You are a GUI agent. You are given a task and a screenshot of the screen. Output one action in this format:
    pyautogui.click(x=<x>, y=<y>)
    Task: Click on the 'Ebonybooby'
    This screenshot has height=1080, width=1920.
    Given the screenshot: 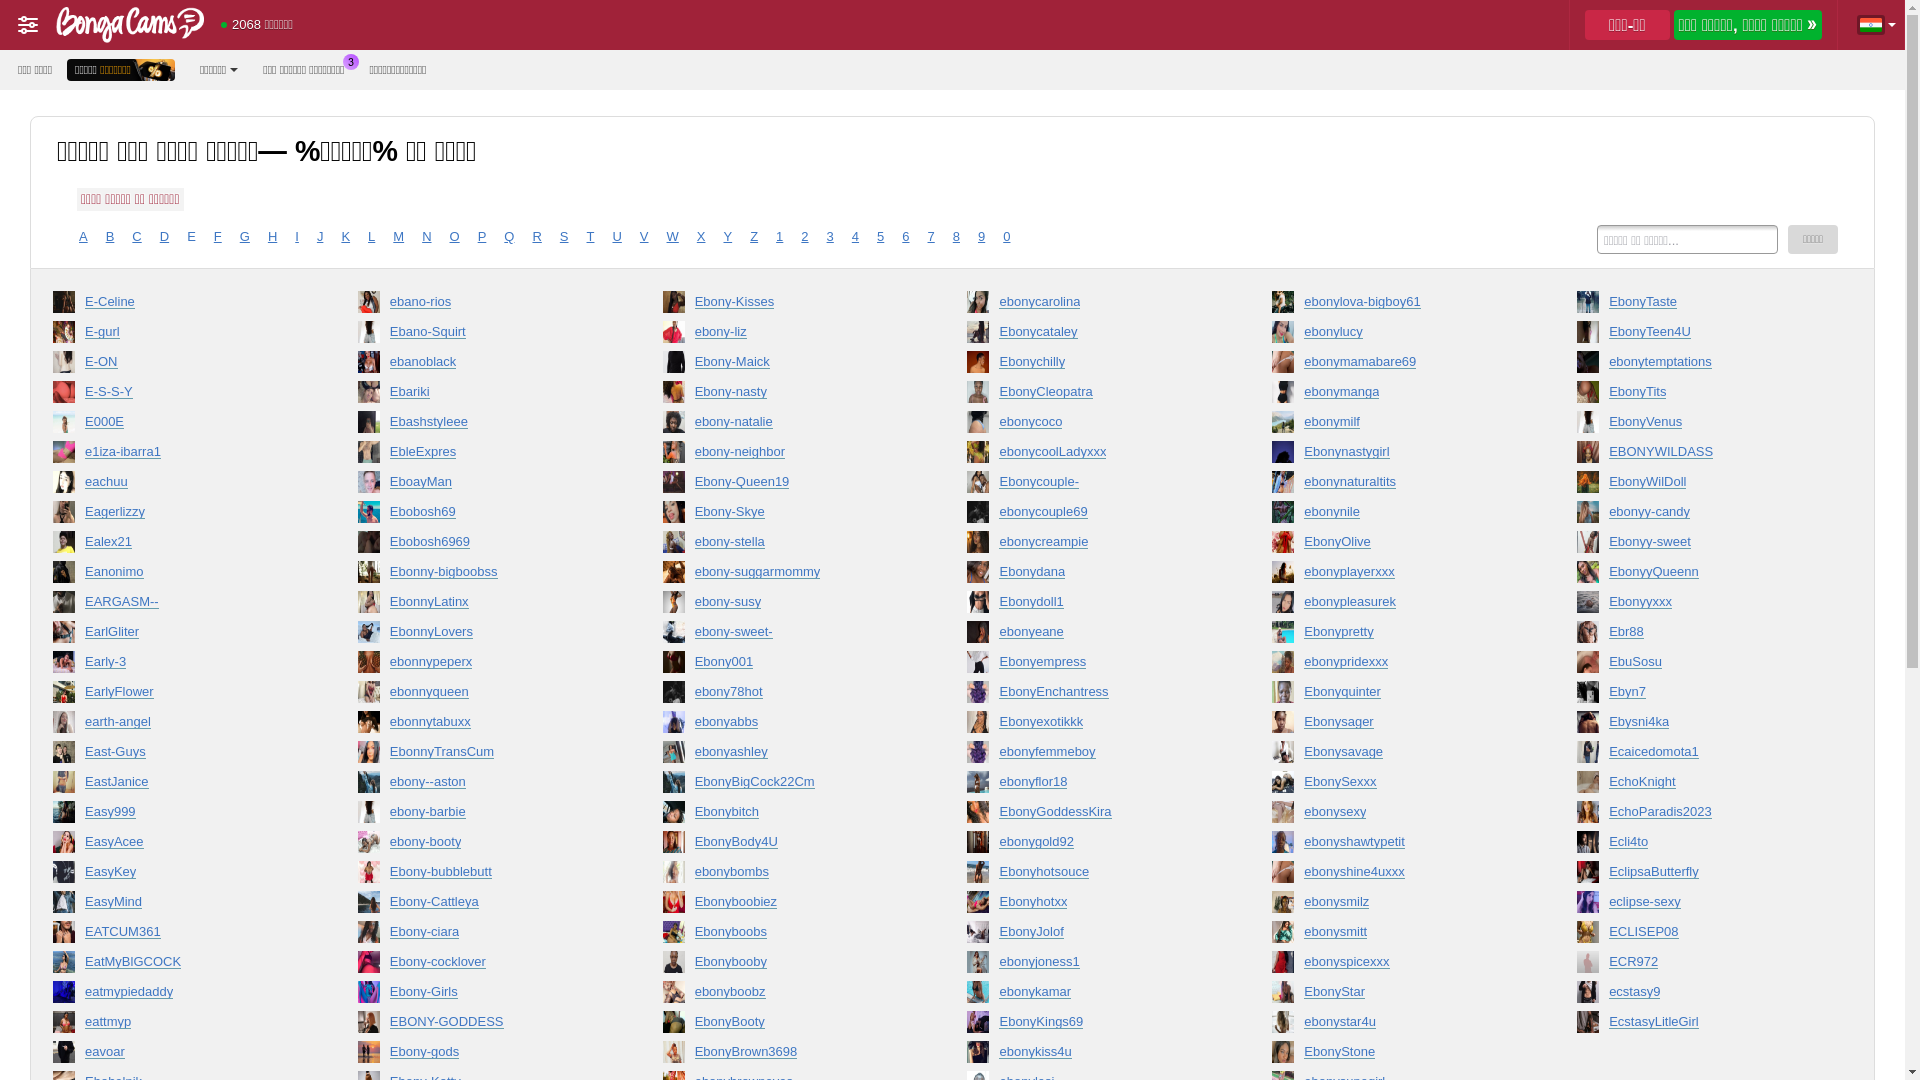 What is the action you would take?
    pyautogui.click(x=662, y=964)
    